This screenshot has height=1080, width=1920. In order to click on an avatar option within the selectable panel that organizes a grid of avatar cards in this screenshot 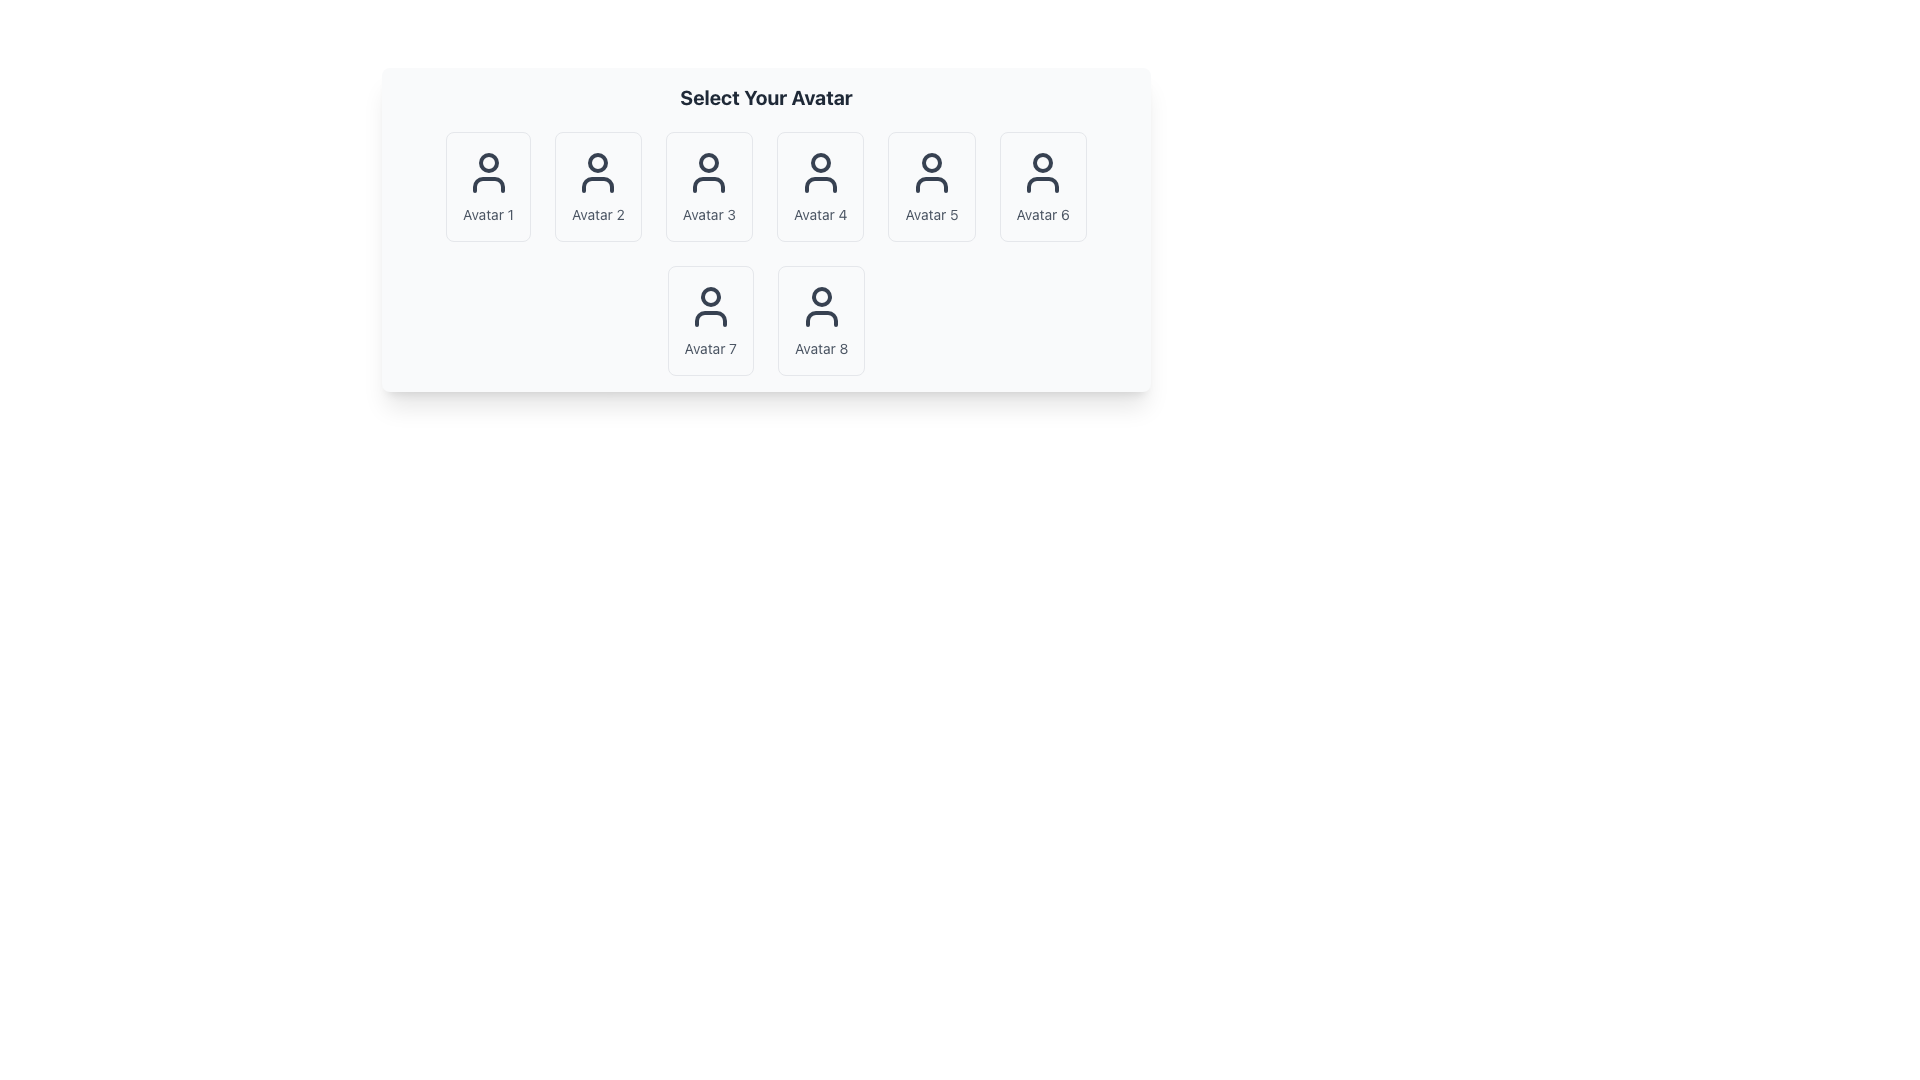, I will do `click(765, 229)`.